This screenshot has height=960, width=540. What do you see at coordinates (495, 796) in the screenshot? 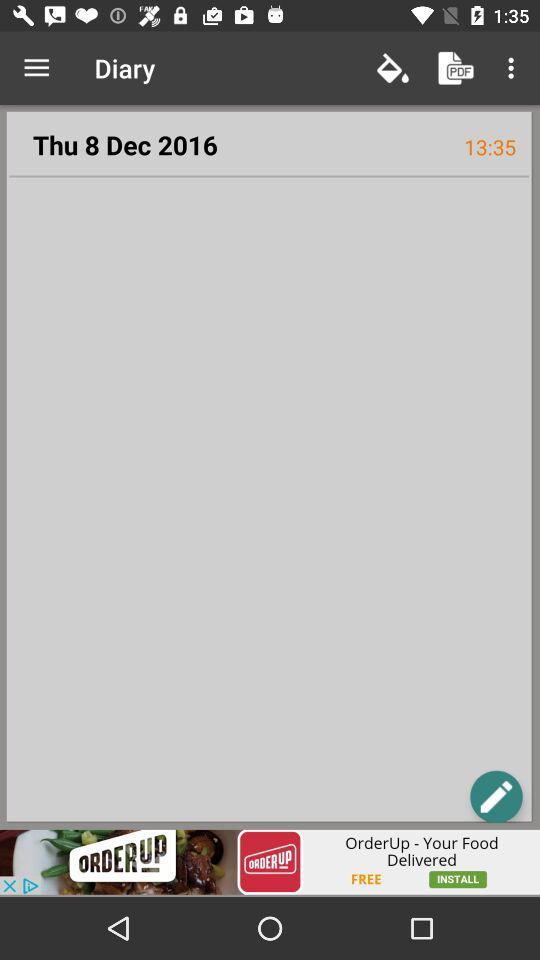
I see `the edit icon` at bounding box center [495, 796].